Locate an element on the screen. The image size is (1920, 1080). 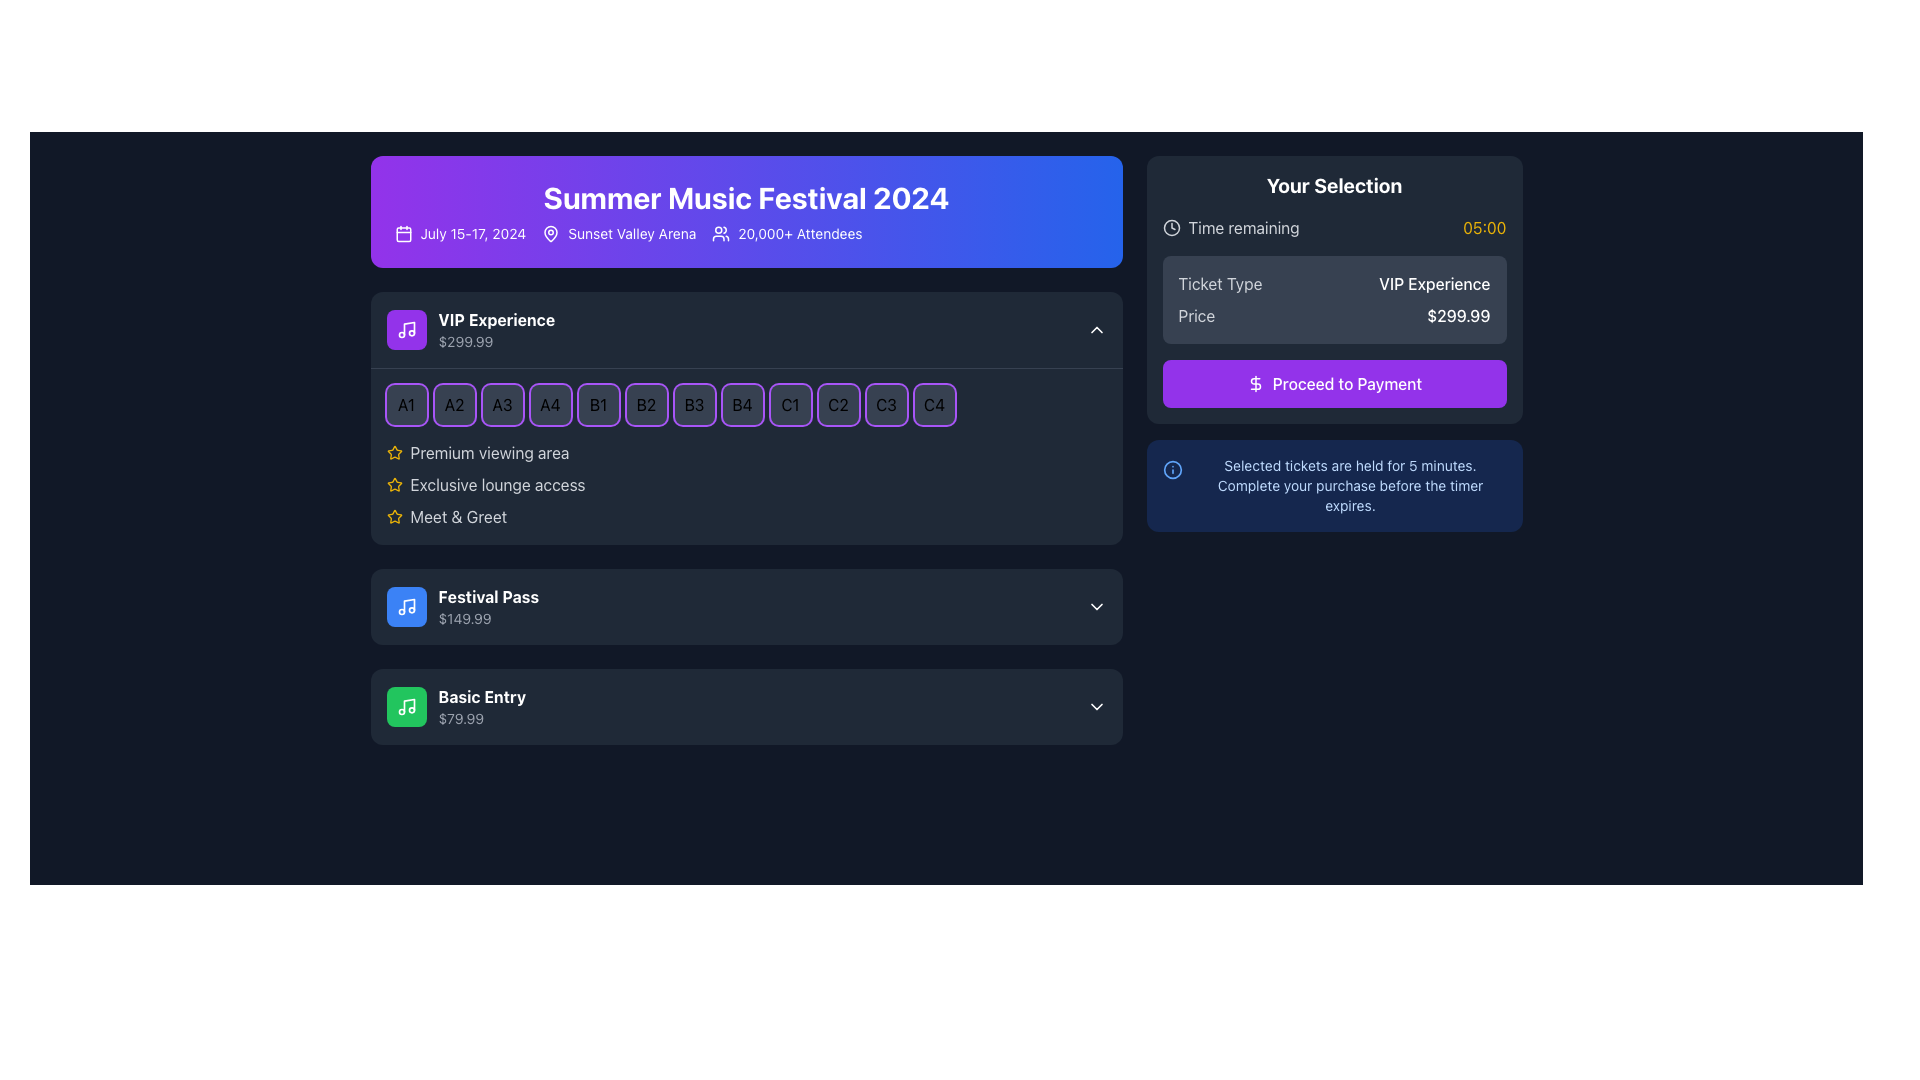
the icon button representing the 'Festival Pass' option is located at coordinates (405, 605).